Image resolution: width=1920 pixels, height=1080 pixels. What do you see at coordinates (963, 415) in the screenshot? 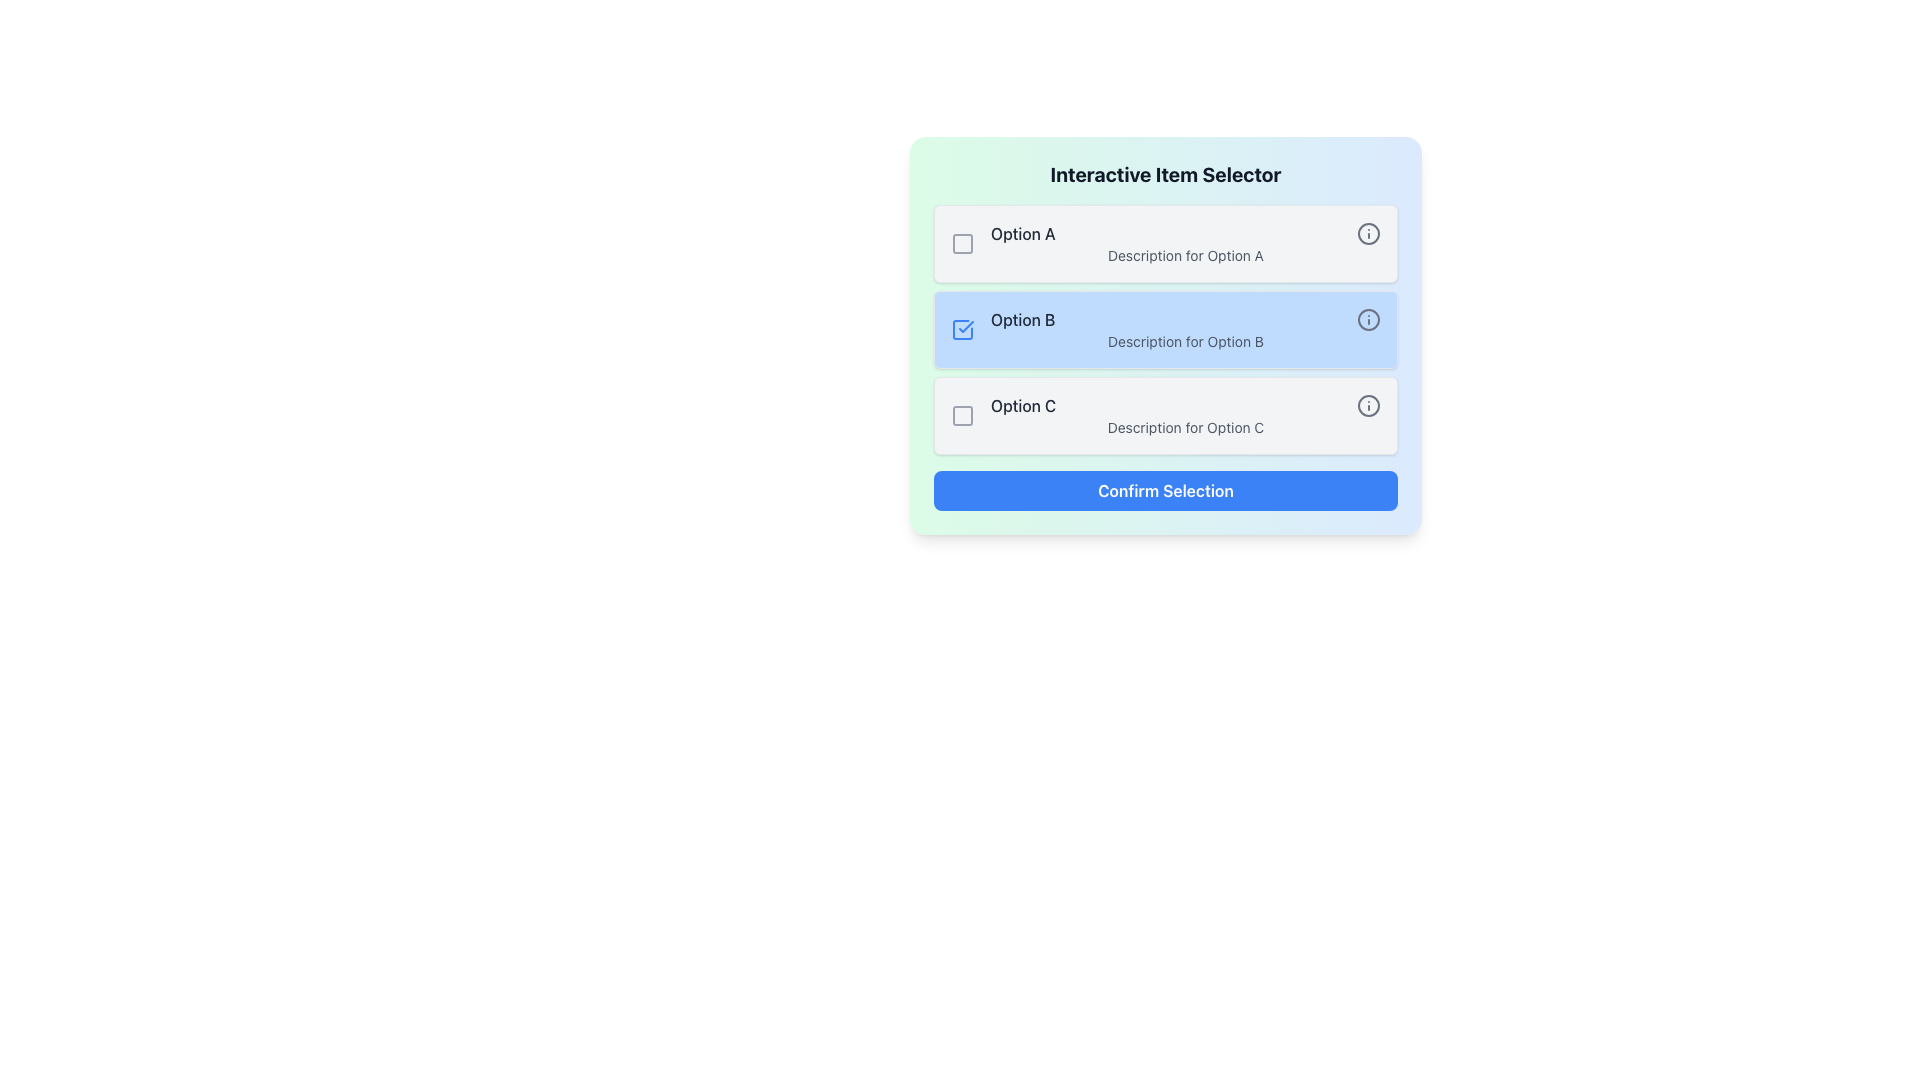
I see `the Checkbox-like icon for 'Option C'` at bounding box center [963, 415].